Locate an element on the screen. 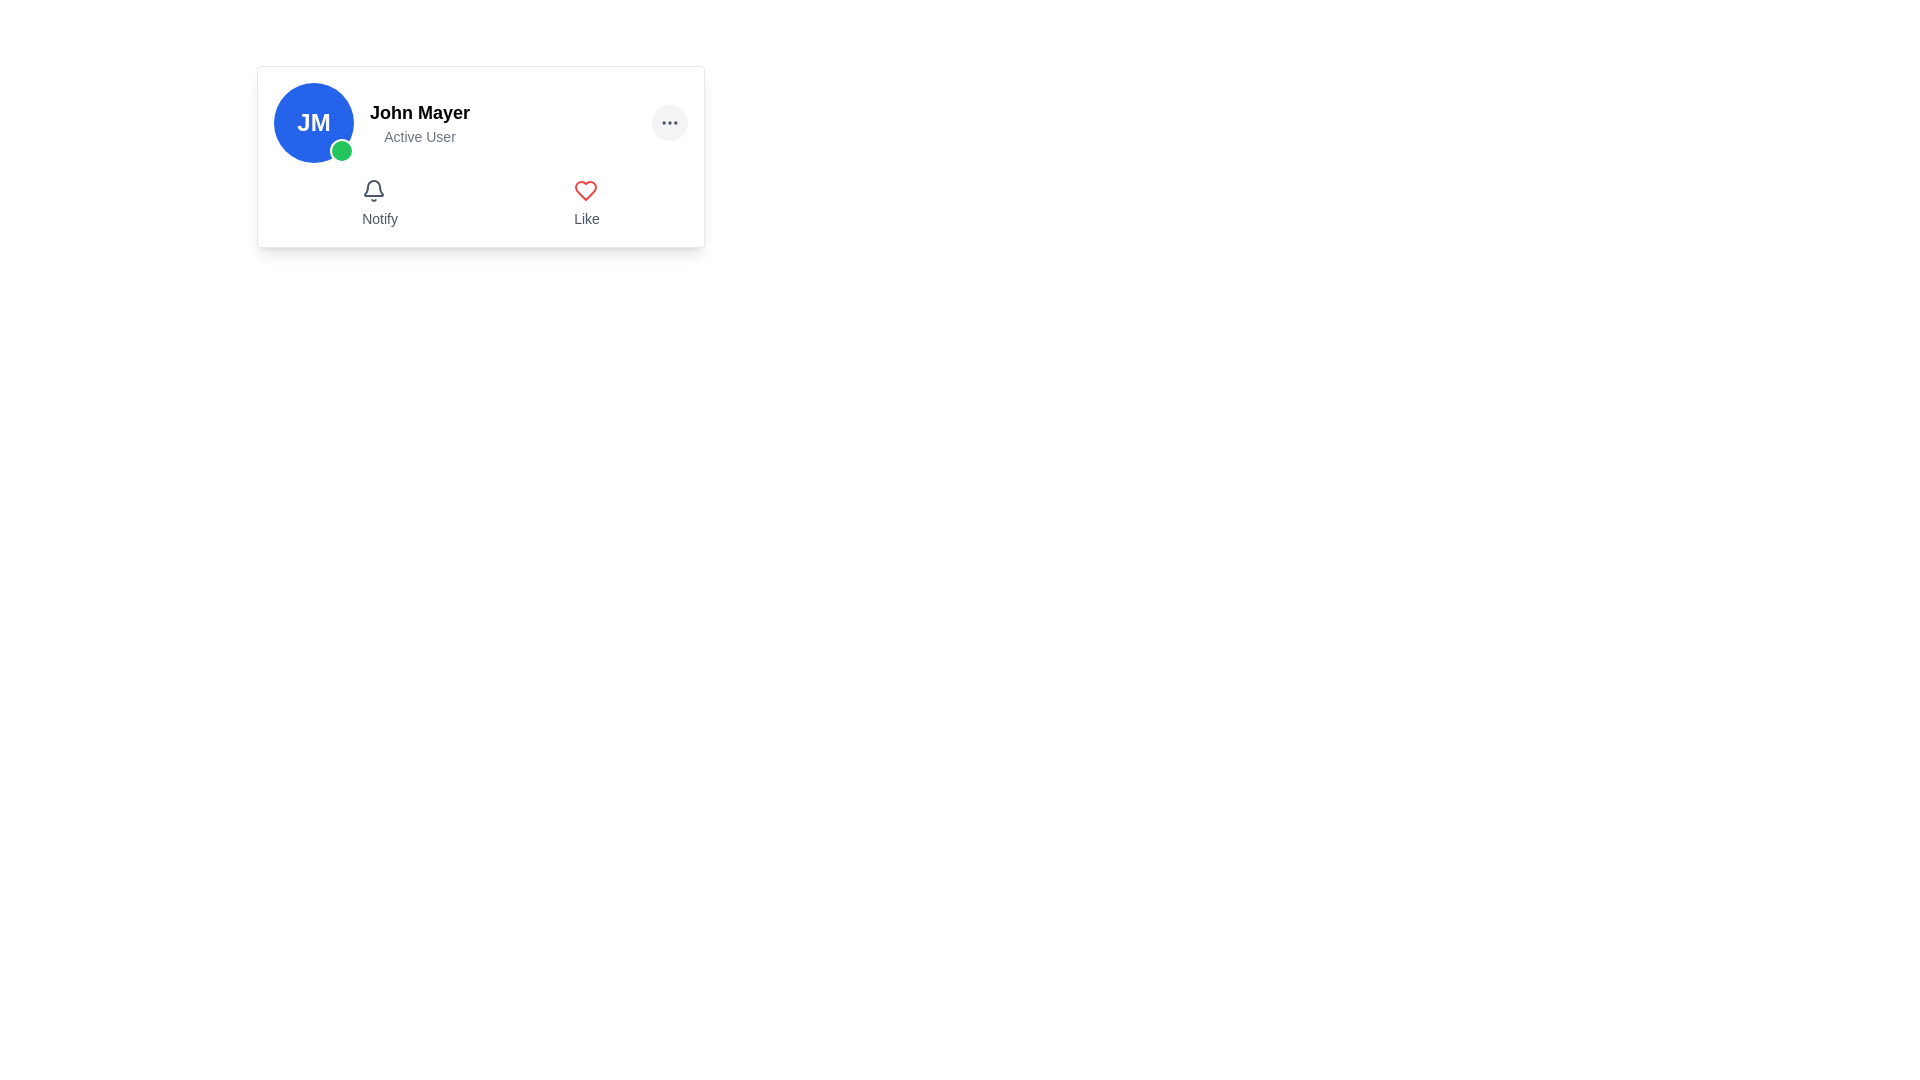  the text label displaying 'John Mayer', which is part of the user profile section and is positioned above the smaller text 'Active User' is located at coordinates (419, 112).